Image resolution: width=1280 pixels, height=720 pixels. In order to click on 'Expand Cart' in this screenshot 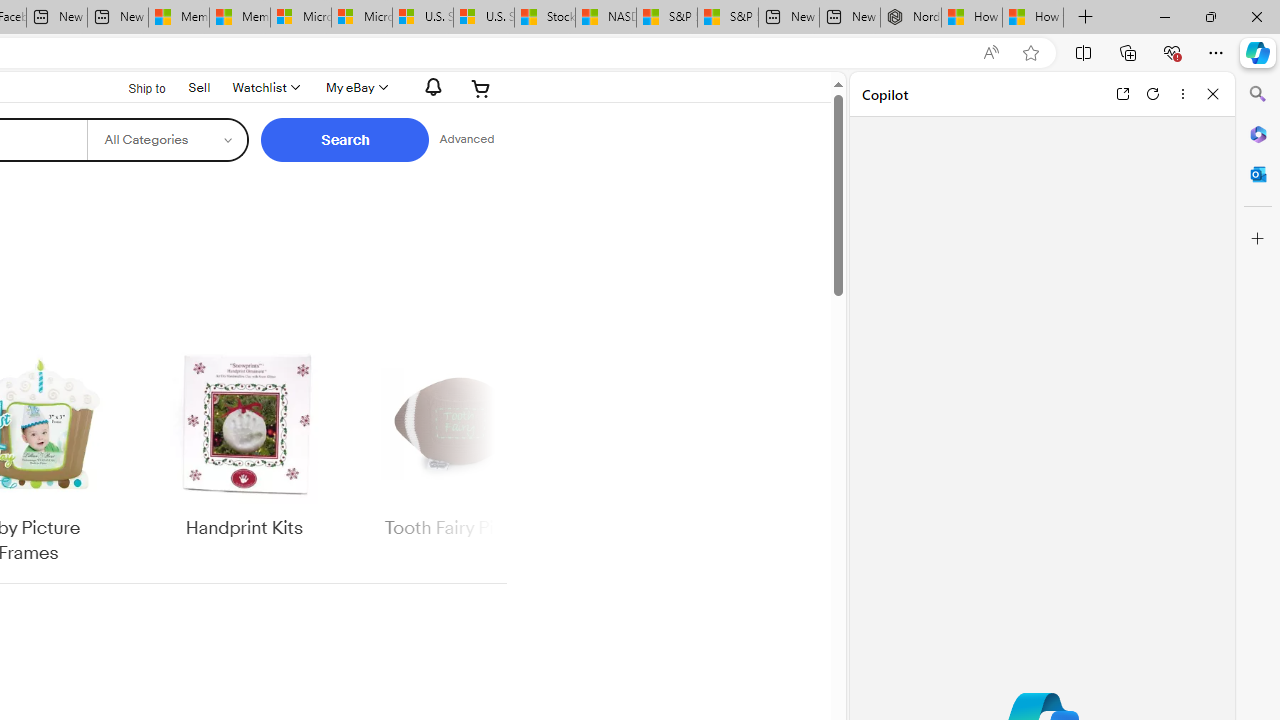, I will do `click(481, 87)`.